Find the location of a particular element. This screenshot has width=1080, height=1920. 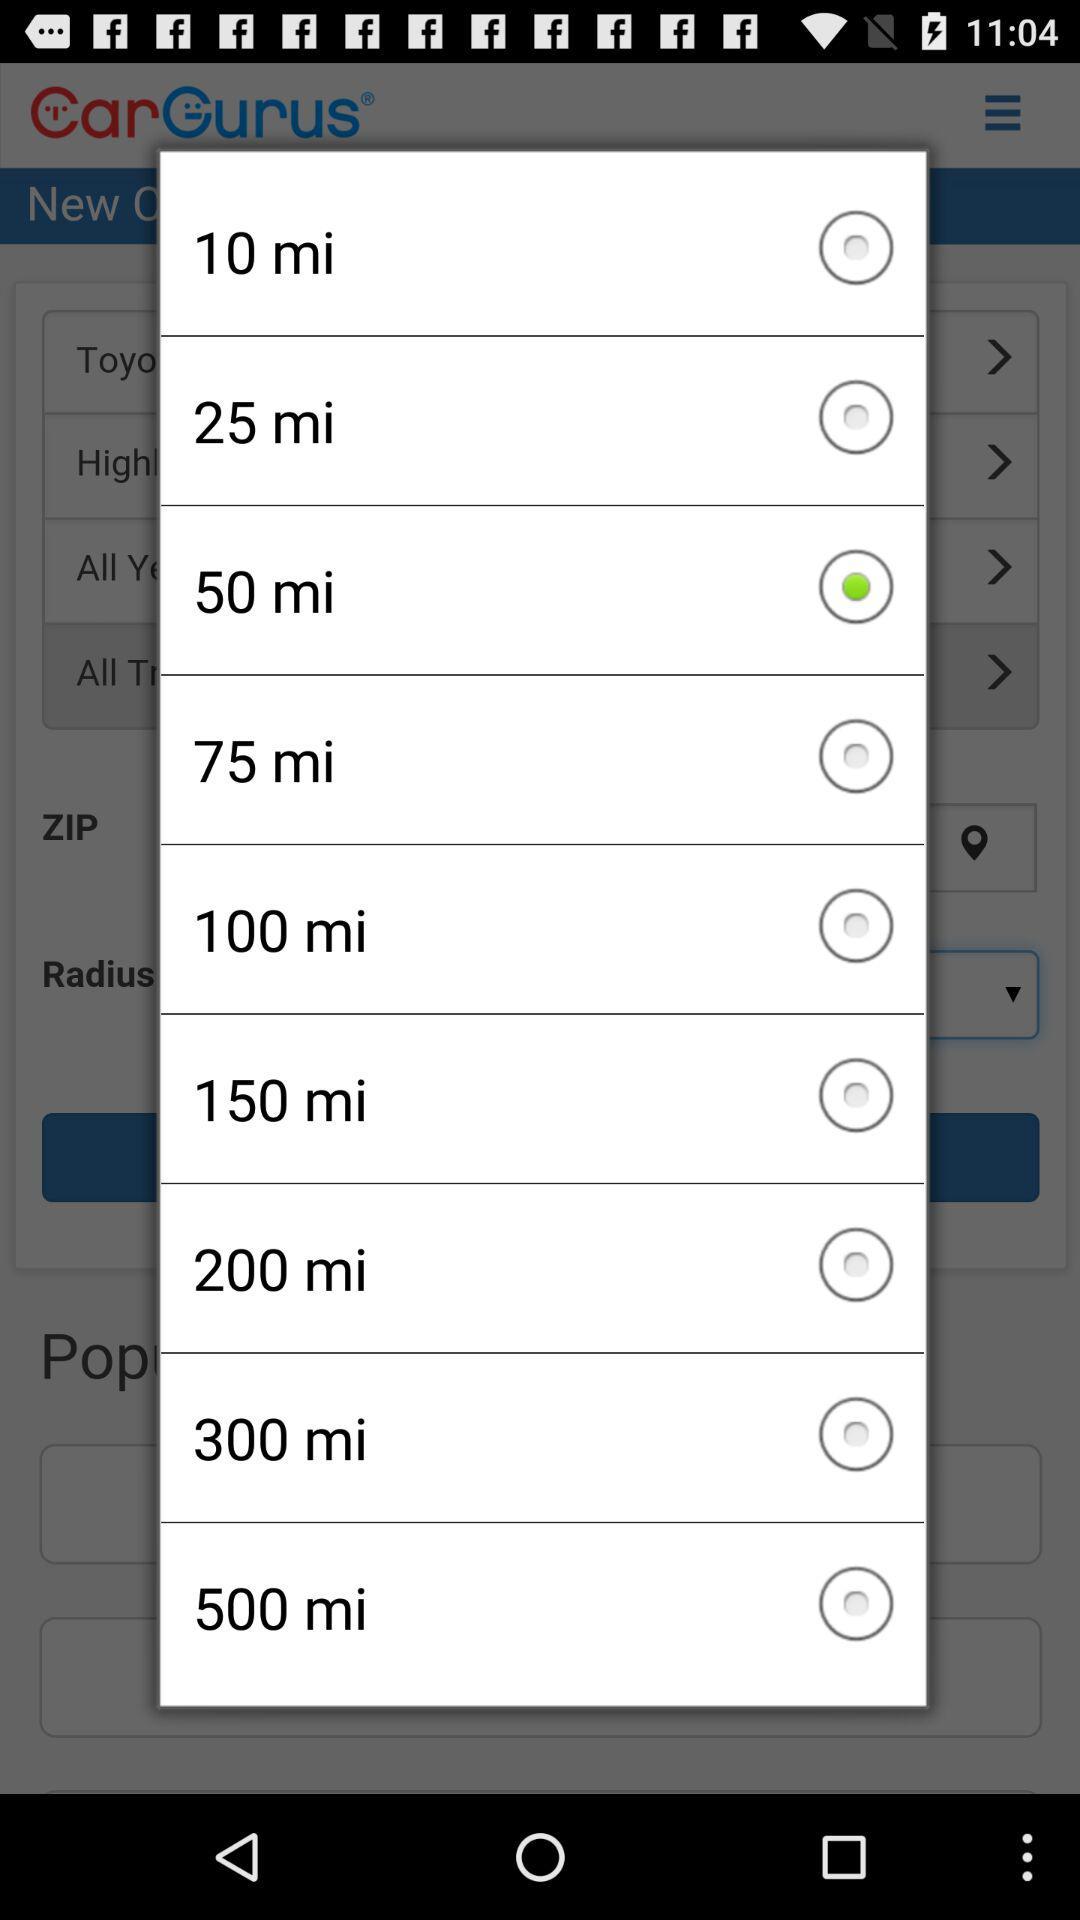

the 25 mi checkbox is located at coordinates (542, 419).